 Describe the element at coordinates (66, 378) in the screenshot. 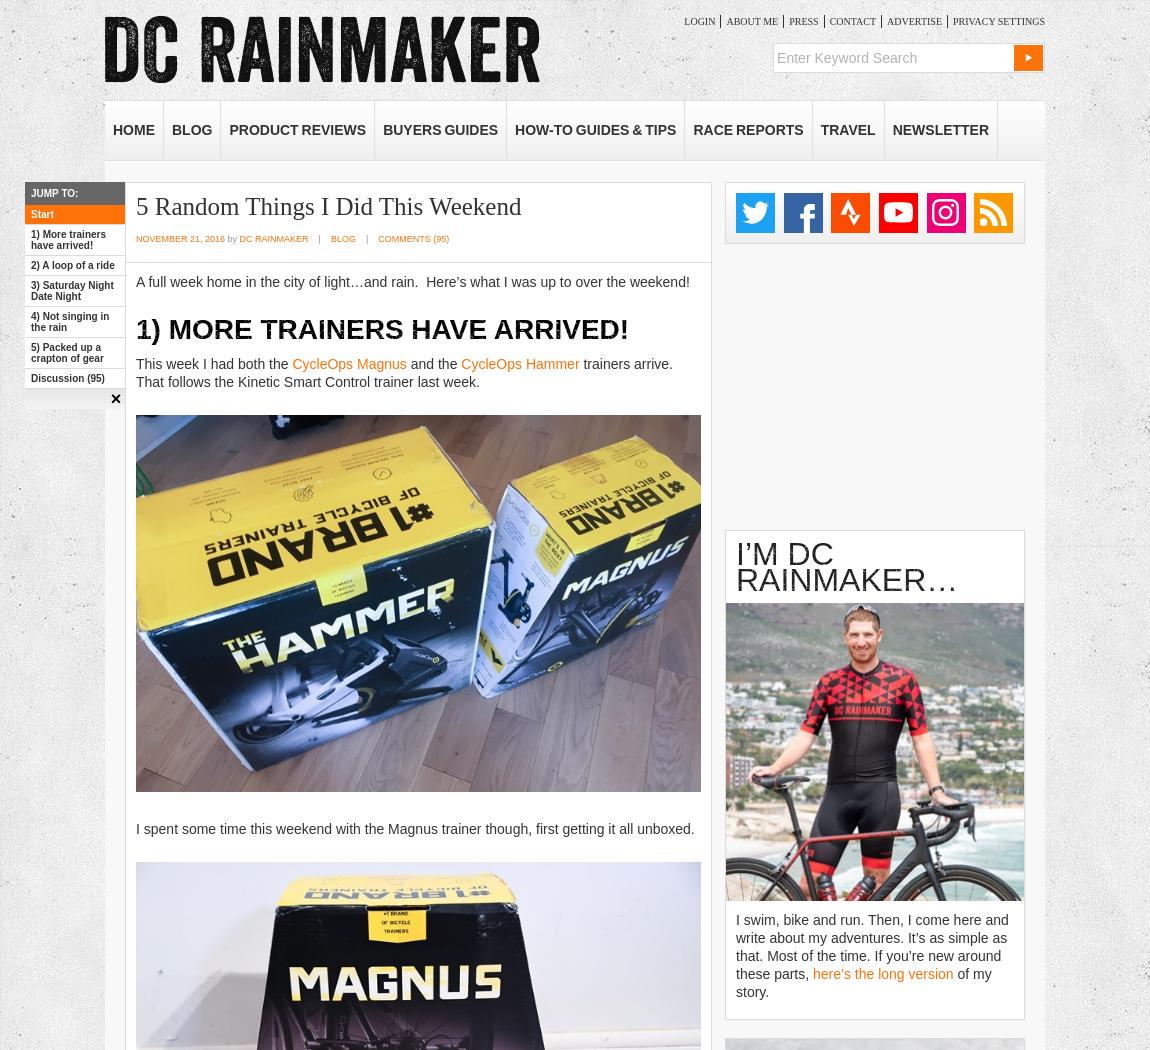

I see `'Discussion (95)'` at that location.